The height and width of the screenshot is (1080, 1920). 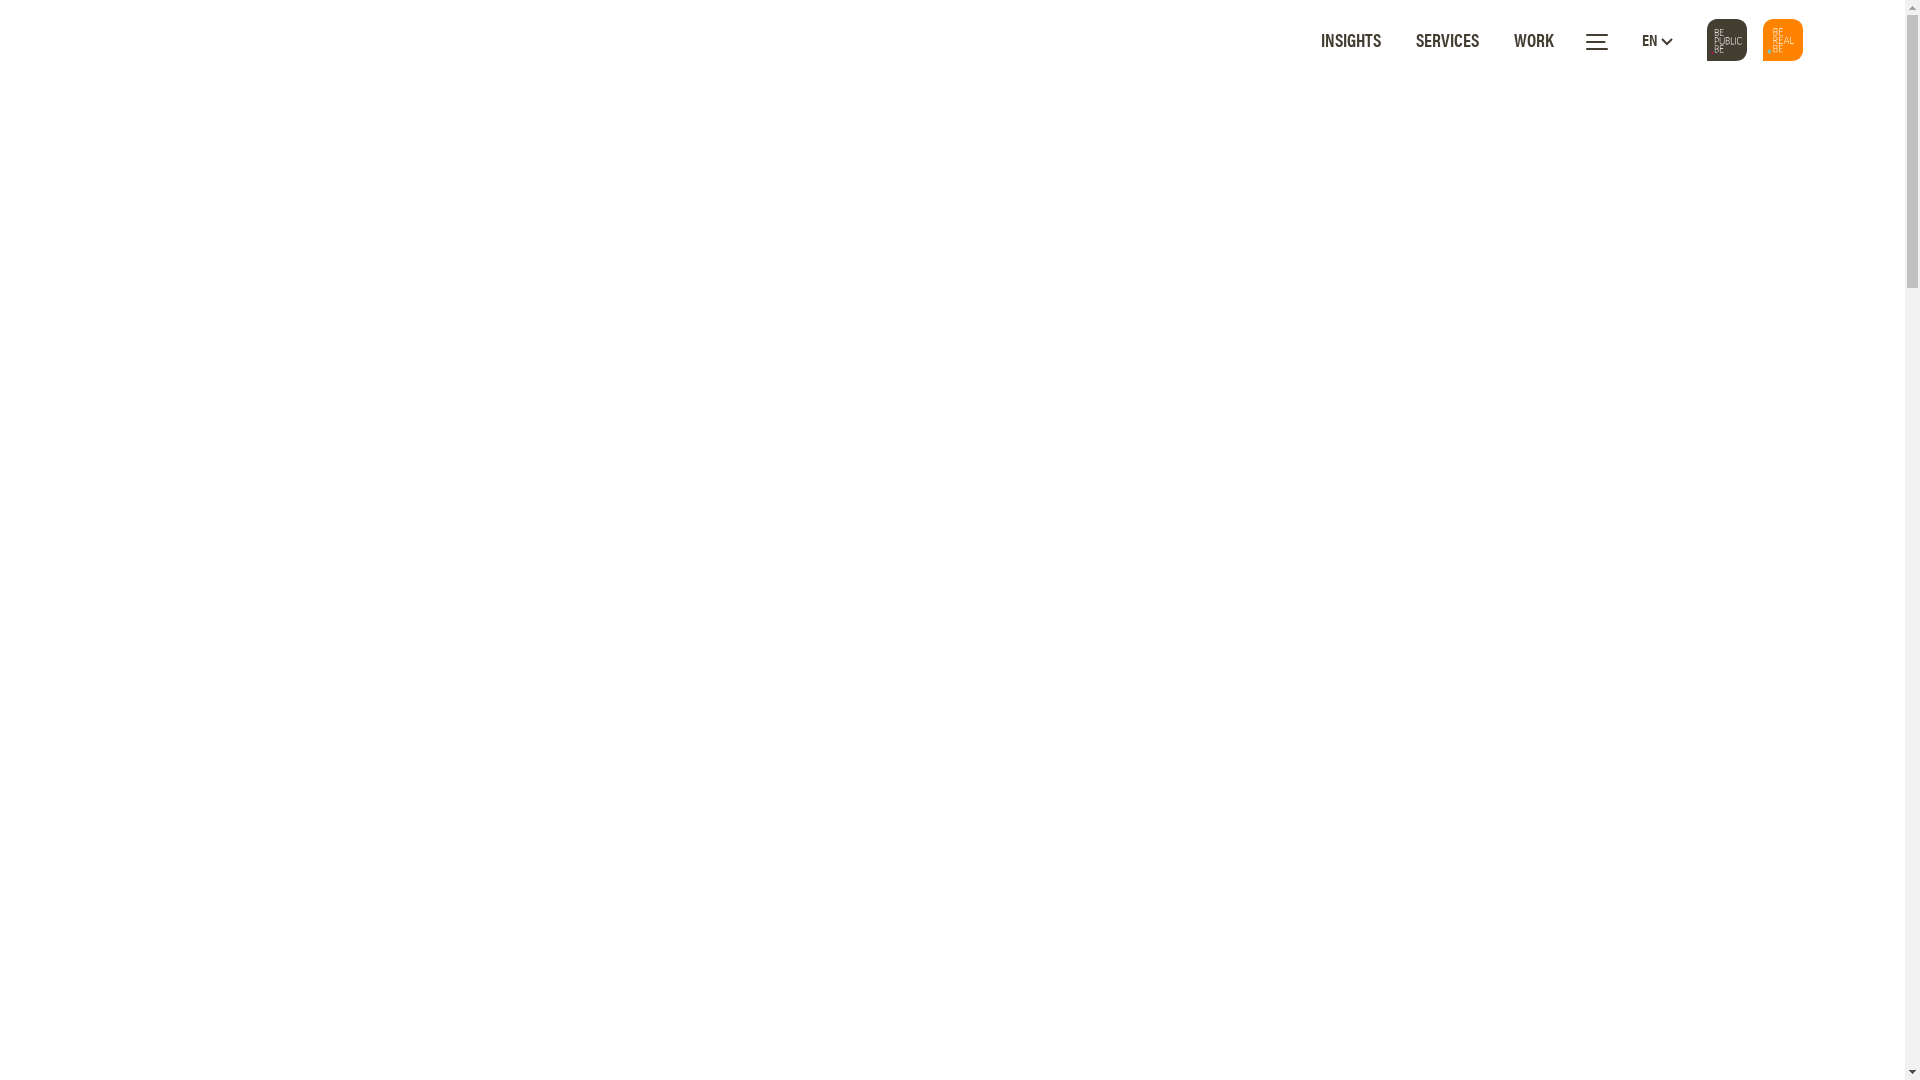 I want to click on 'SERVICES', so click(x=1415, y=39).